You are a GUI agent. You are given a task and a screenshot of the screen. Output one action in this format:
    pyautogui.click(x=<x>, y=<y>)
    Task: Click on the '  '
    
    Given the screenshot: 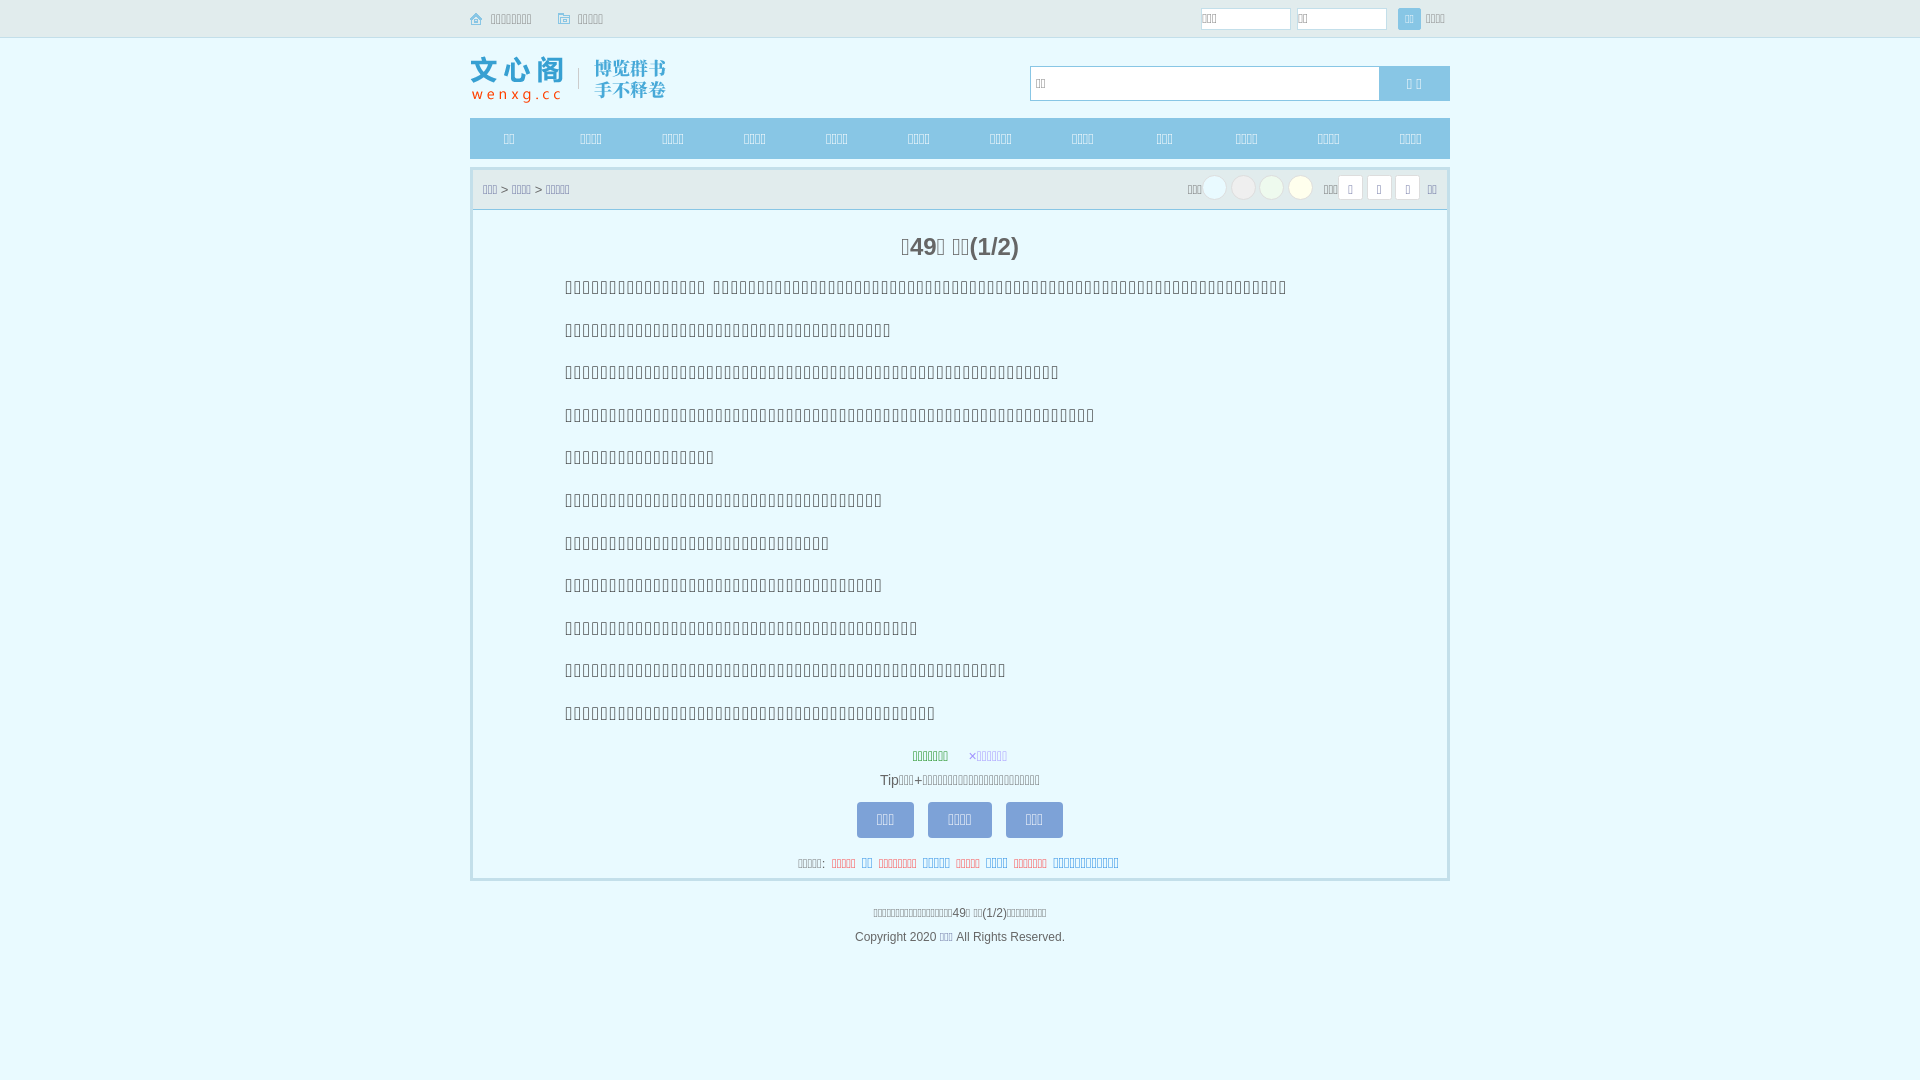 What is the action you would take?
    pyautogui.click(x=1300, y=187)
    